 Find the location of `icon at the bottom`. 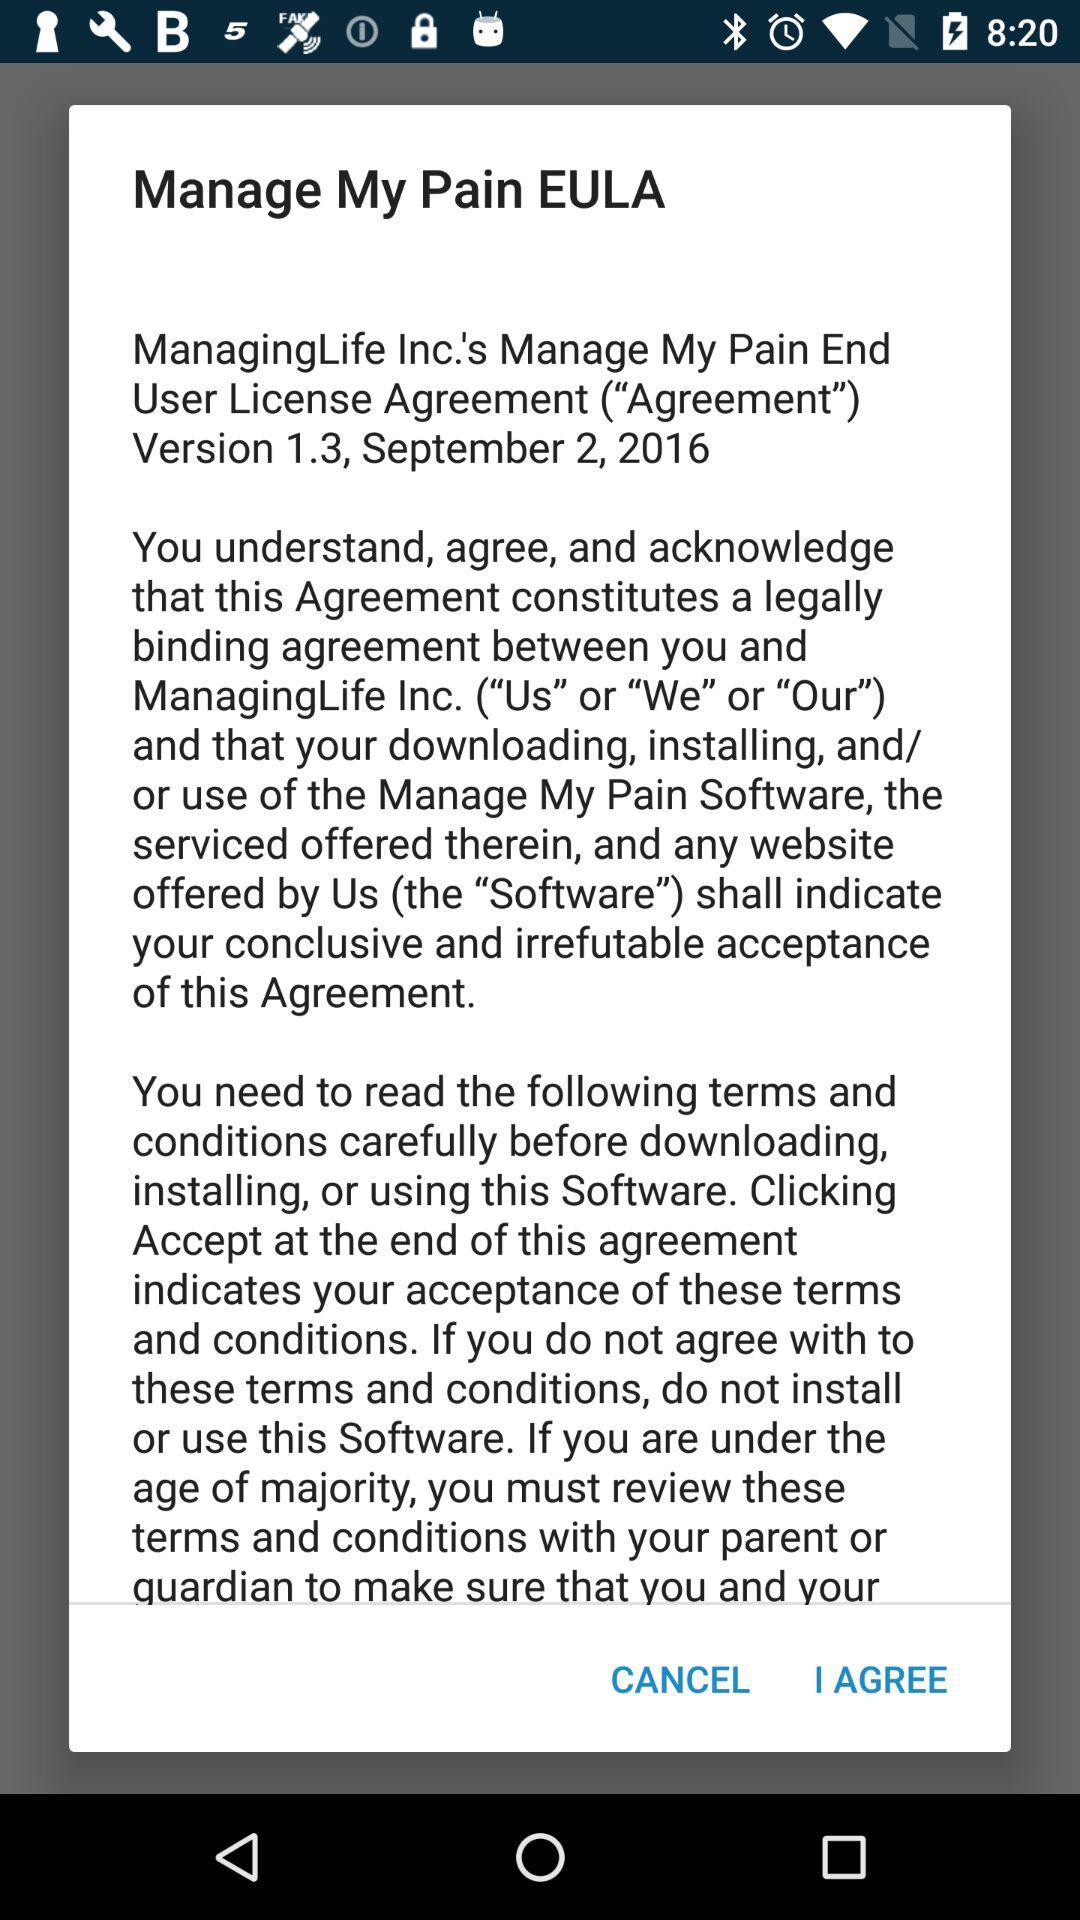

icon at the bottom is located at coordinates (679, 1678).